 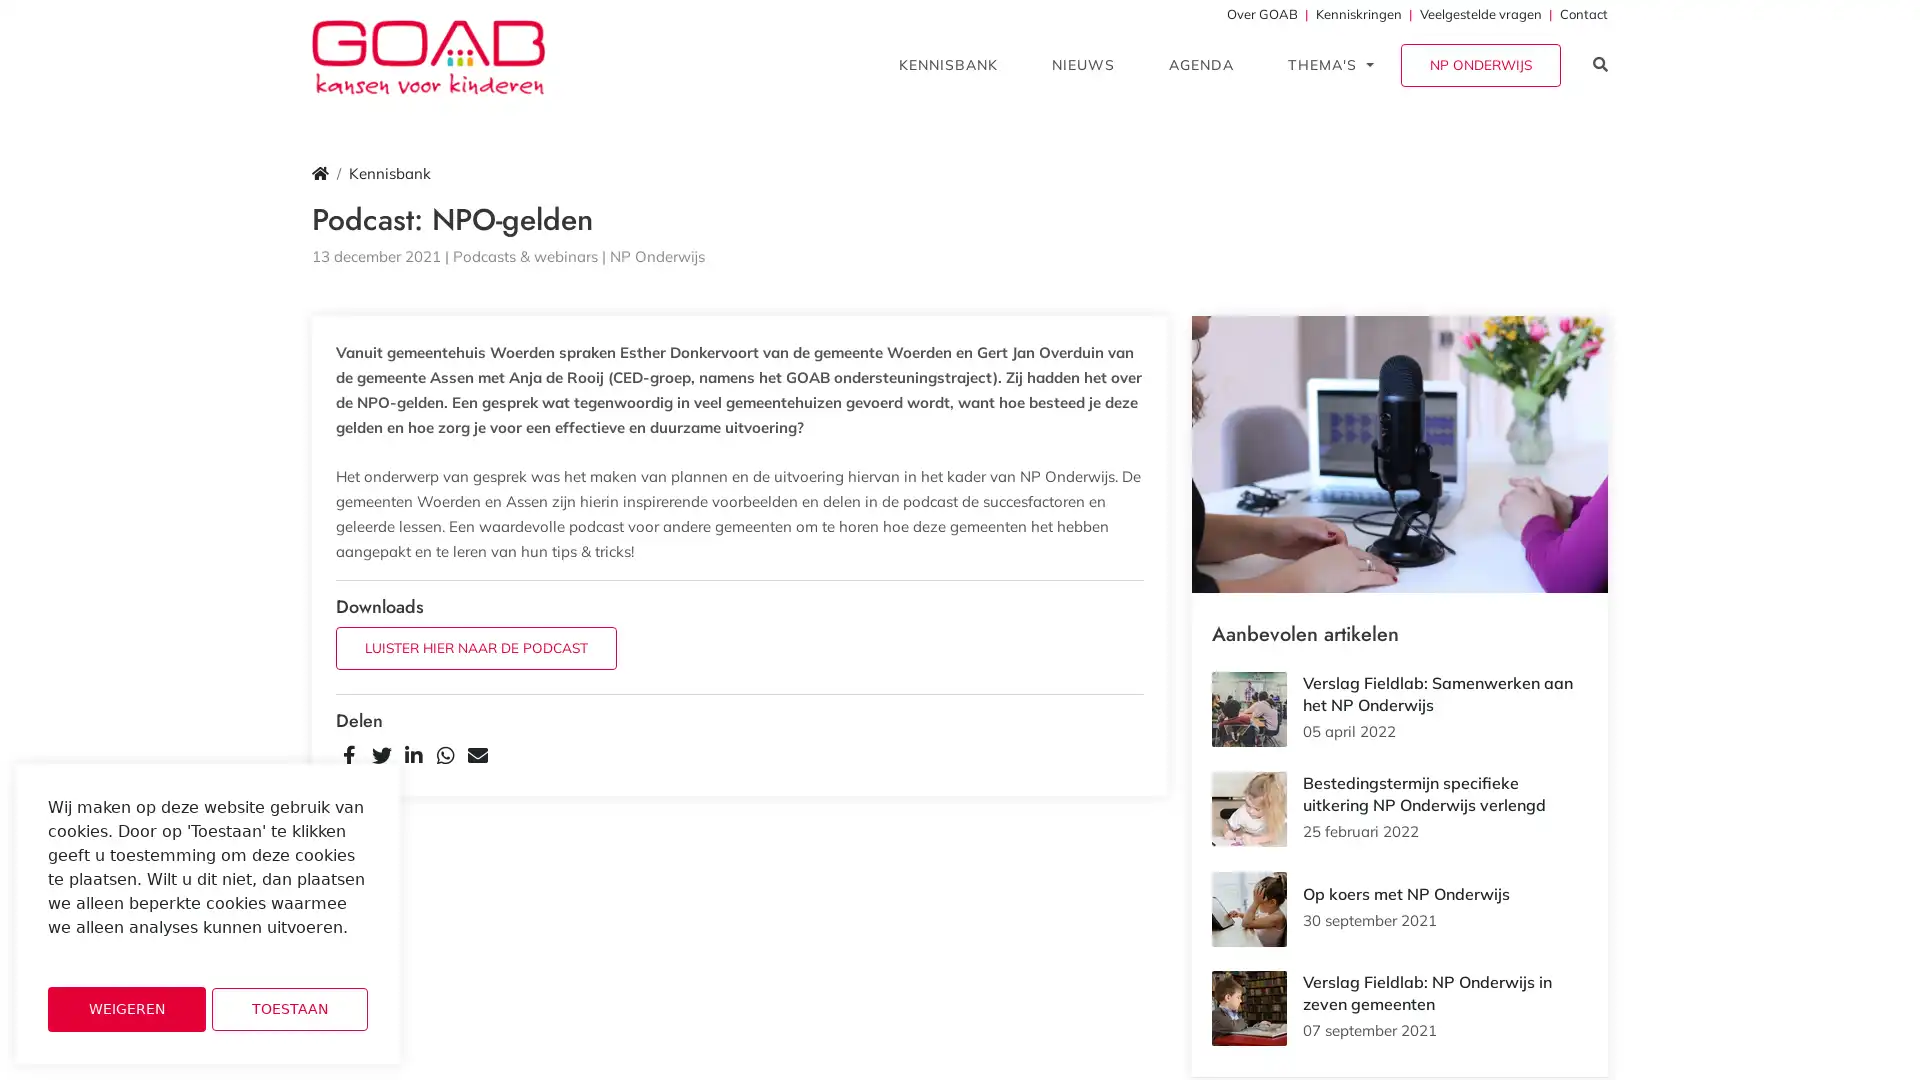 What do you see at coordinates (288, 1009) in the screenshot?
I see `allow cookies` at bounding box center [288, 1009].